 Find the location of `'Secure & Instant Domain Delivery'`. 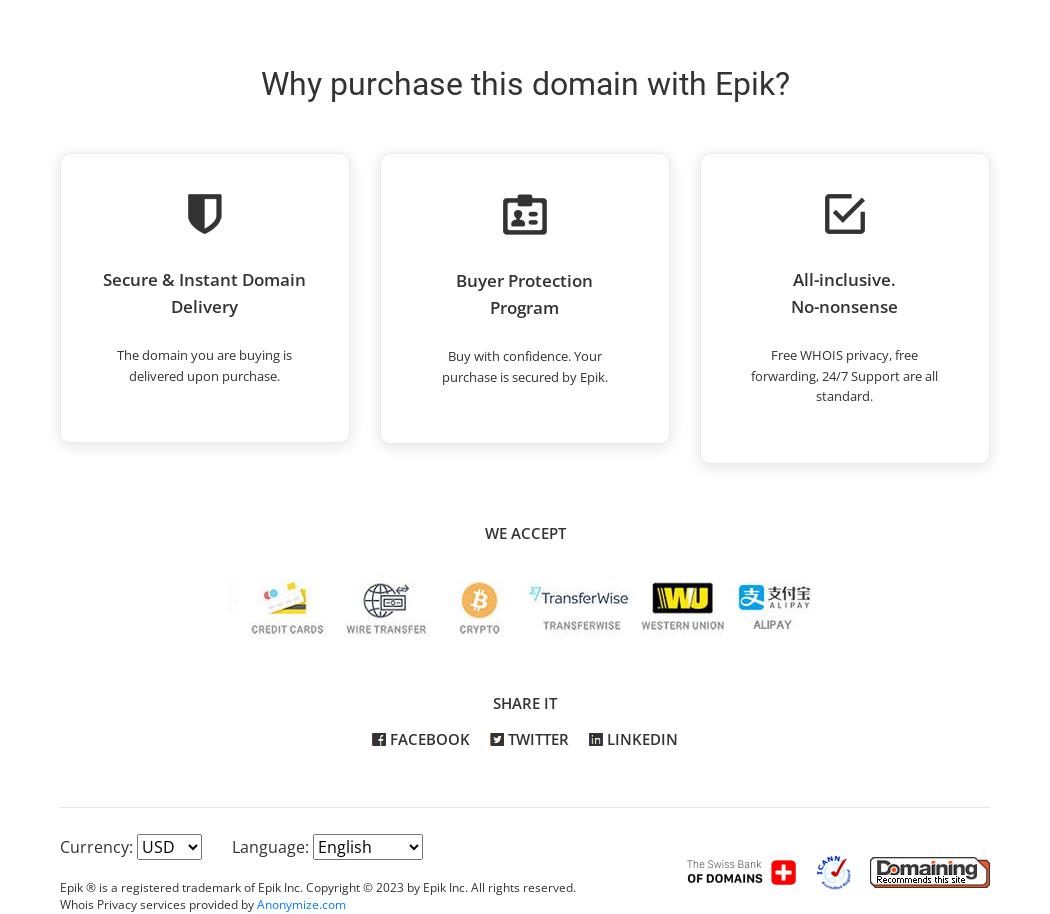

'Secure & Instant Domain Delivery' is located at coordinates (203, 292).